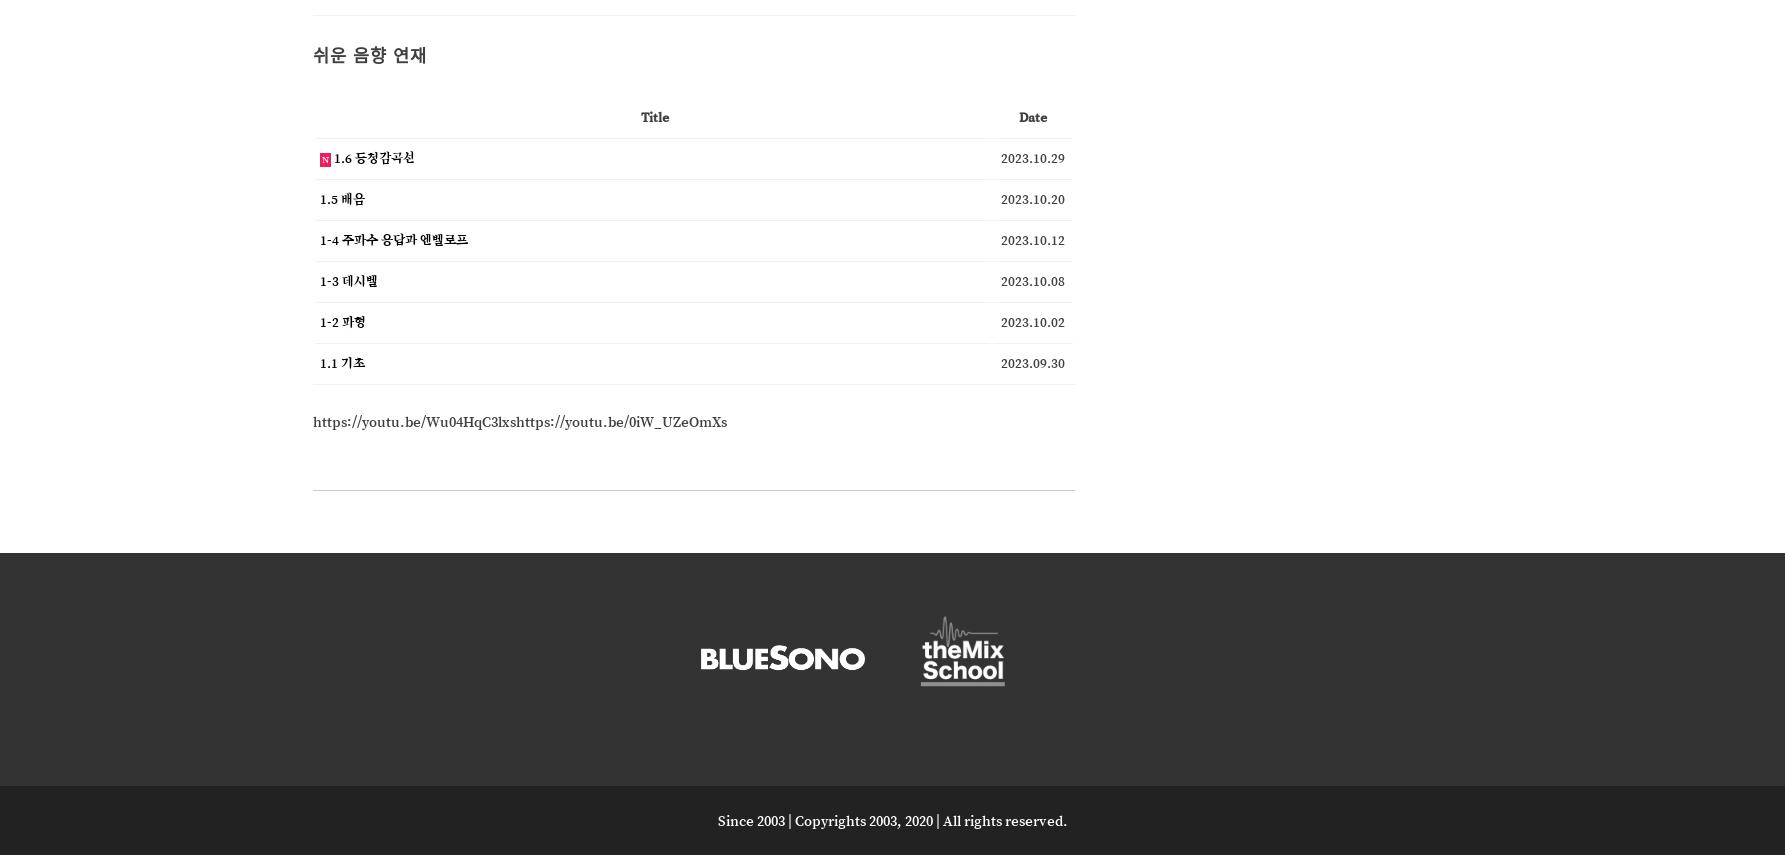 The height and width of the screenshot is (855, 1785). I want to click on '2023.10.29', so click(998, 156).